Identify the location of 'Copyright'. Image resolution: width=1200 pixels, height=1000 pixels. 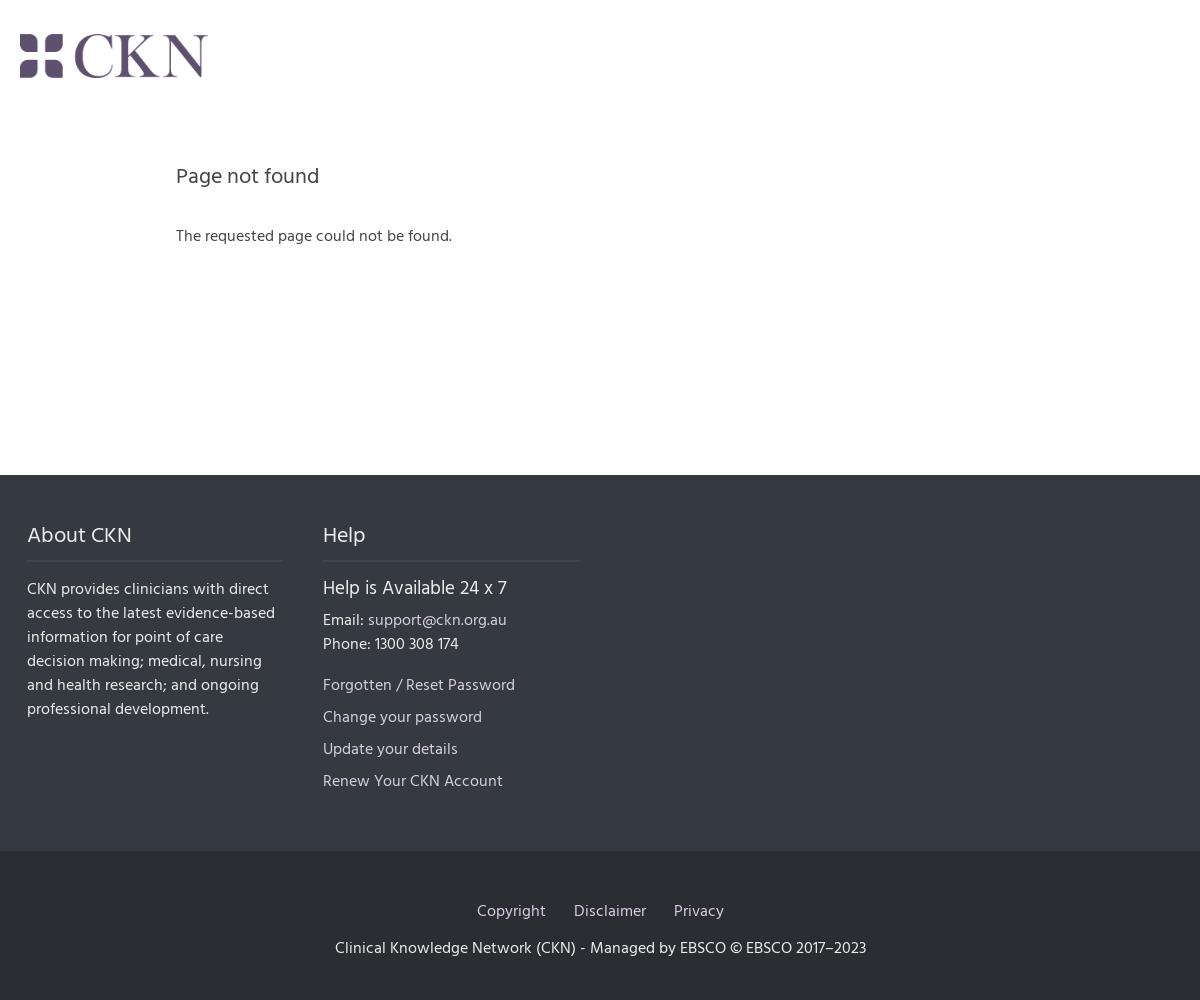
(475, 910).